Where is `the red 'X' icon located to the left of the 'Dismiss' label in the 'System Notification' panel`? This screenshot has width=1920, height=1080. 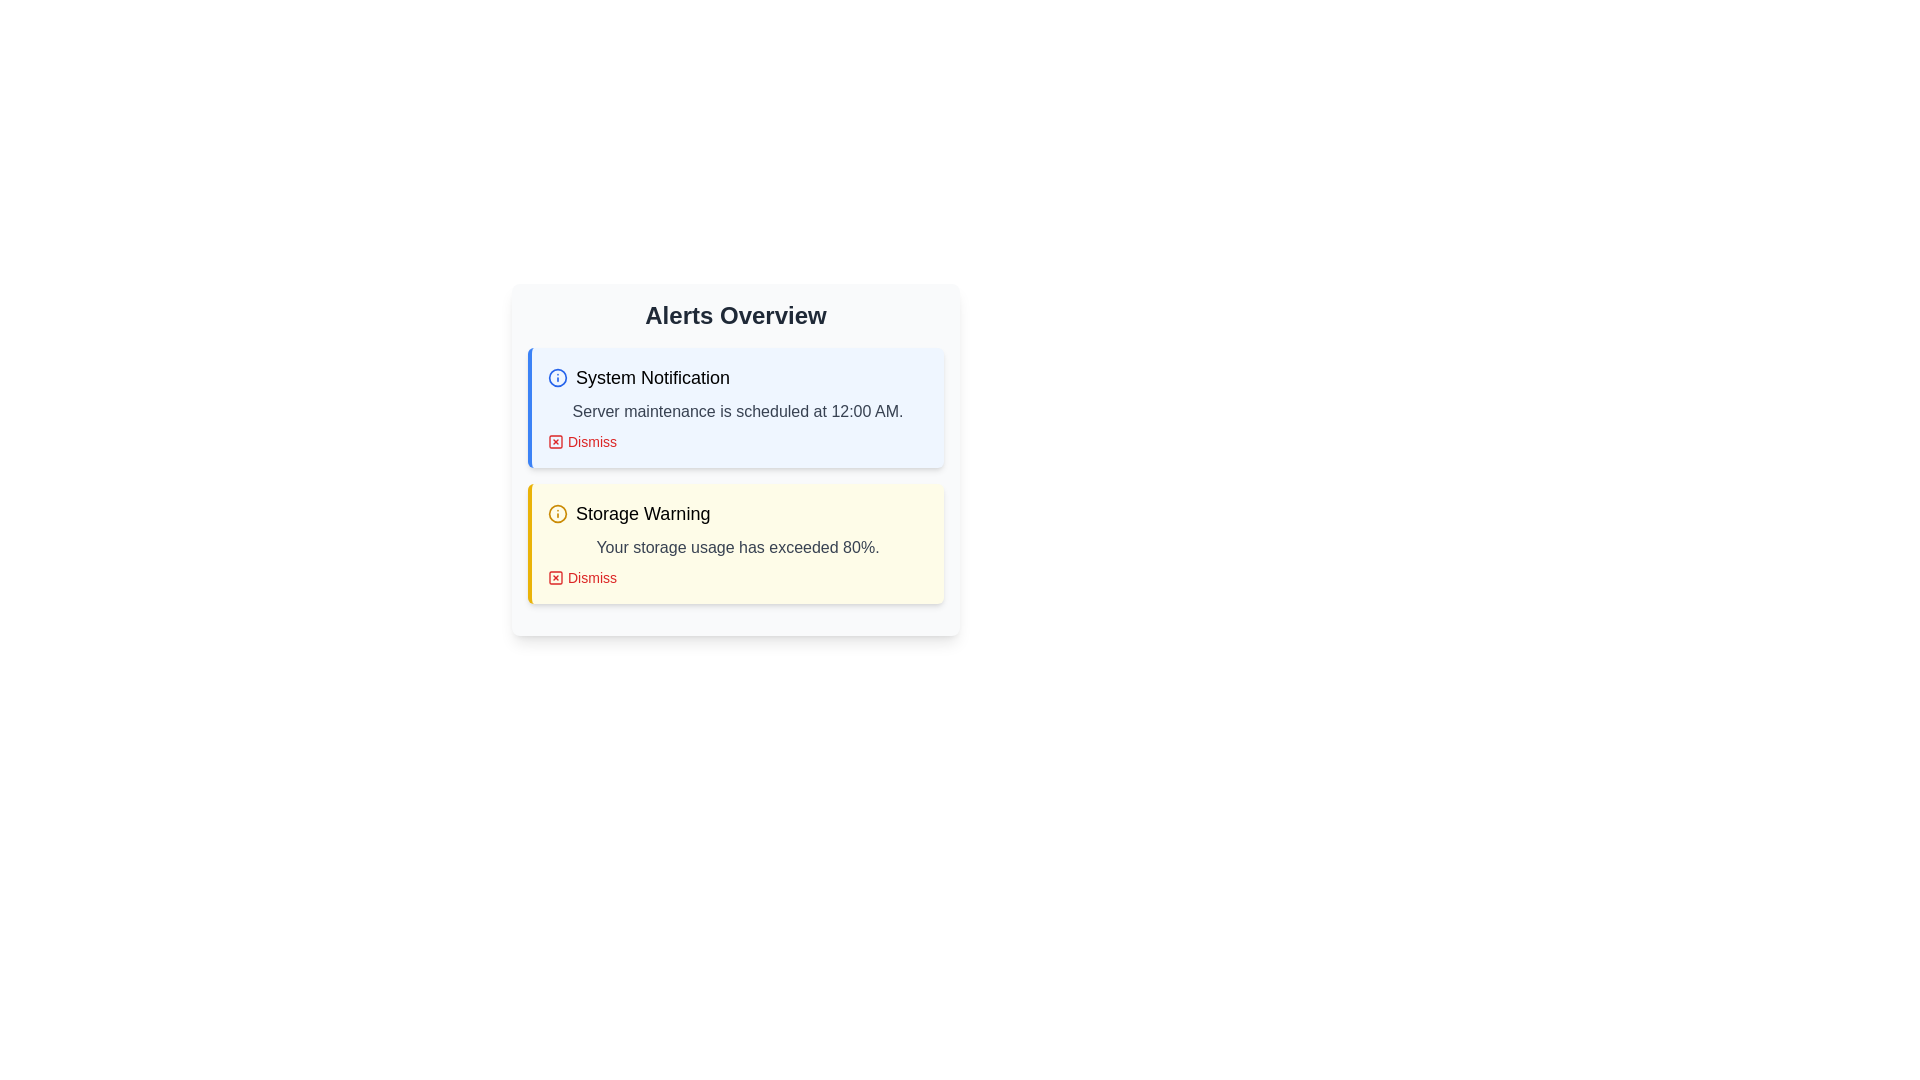
the red 'X' icon located to the left of the 'Dismiss' label in the 'System Notification' panel is located at coordinates (556, 441).